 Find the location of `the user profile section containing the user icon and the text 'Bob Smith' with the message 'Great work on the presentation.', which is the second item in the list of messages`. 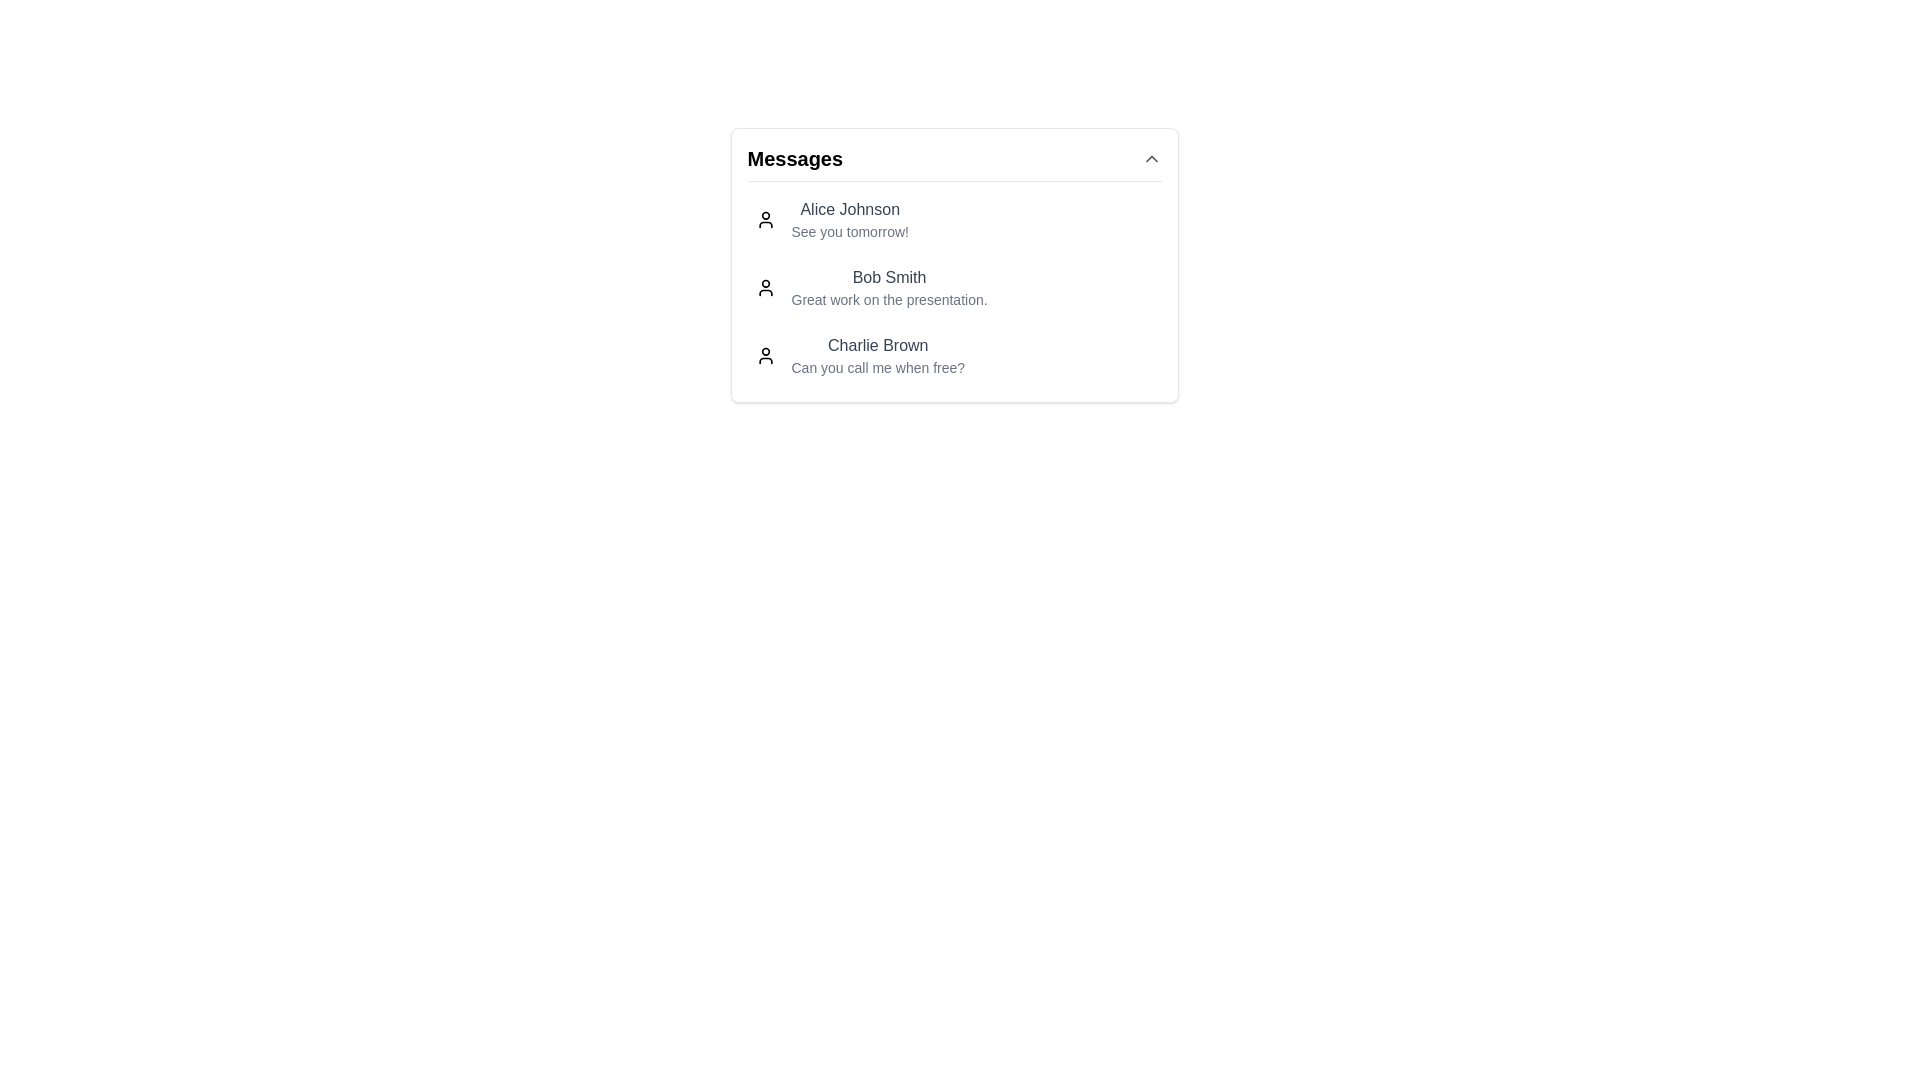

the user profile section containing the user icon and the text 'Bob Smith' with the message 'Great work on the presentation.', which is the second item in the list of messages is located at coordinates (953, 288).